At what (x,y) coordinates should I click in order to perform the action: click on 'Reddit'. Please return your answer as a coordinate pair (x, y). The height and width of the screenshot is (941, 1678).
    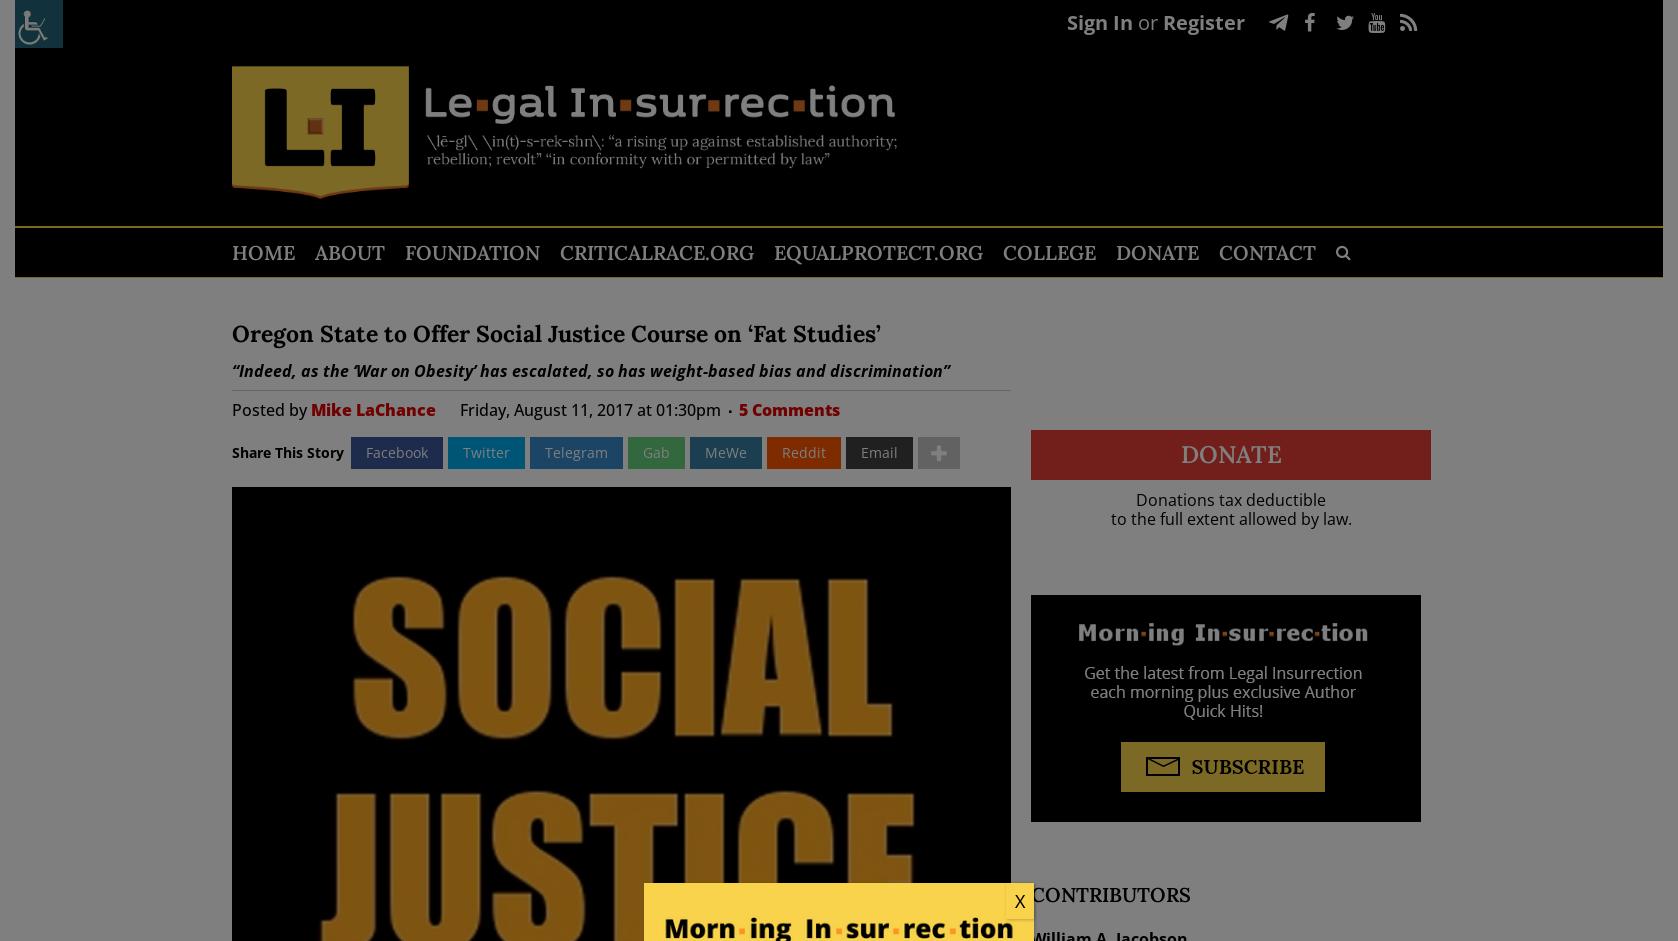
    Looking at the image, I should click on (779, 452).